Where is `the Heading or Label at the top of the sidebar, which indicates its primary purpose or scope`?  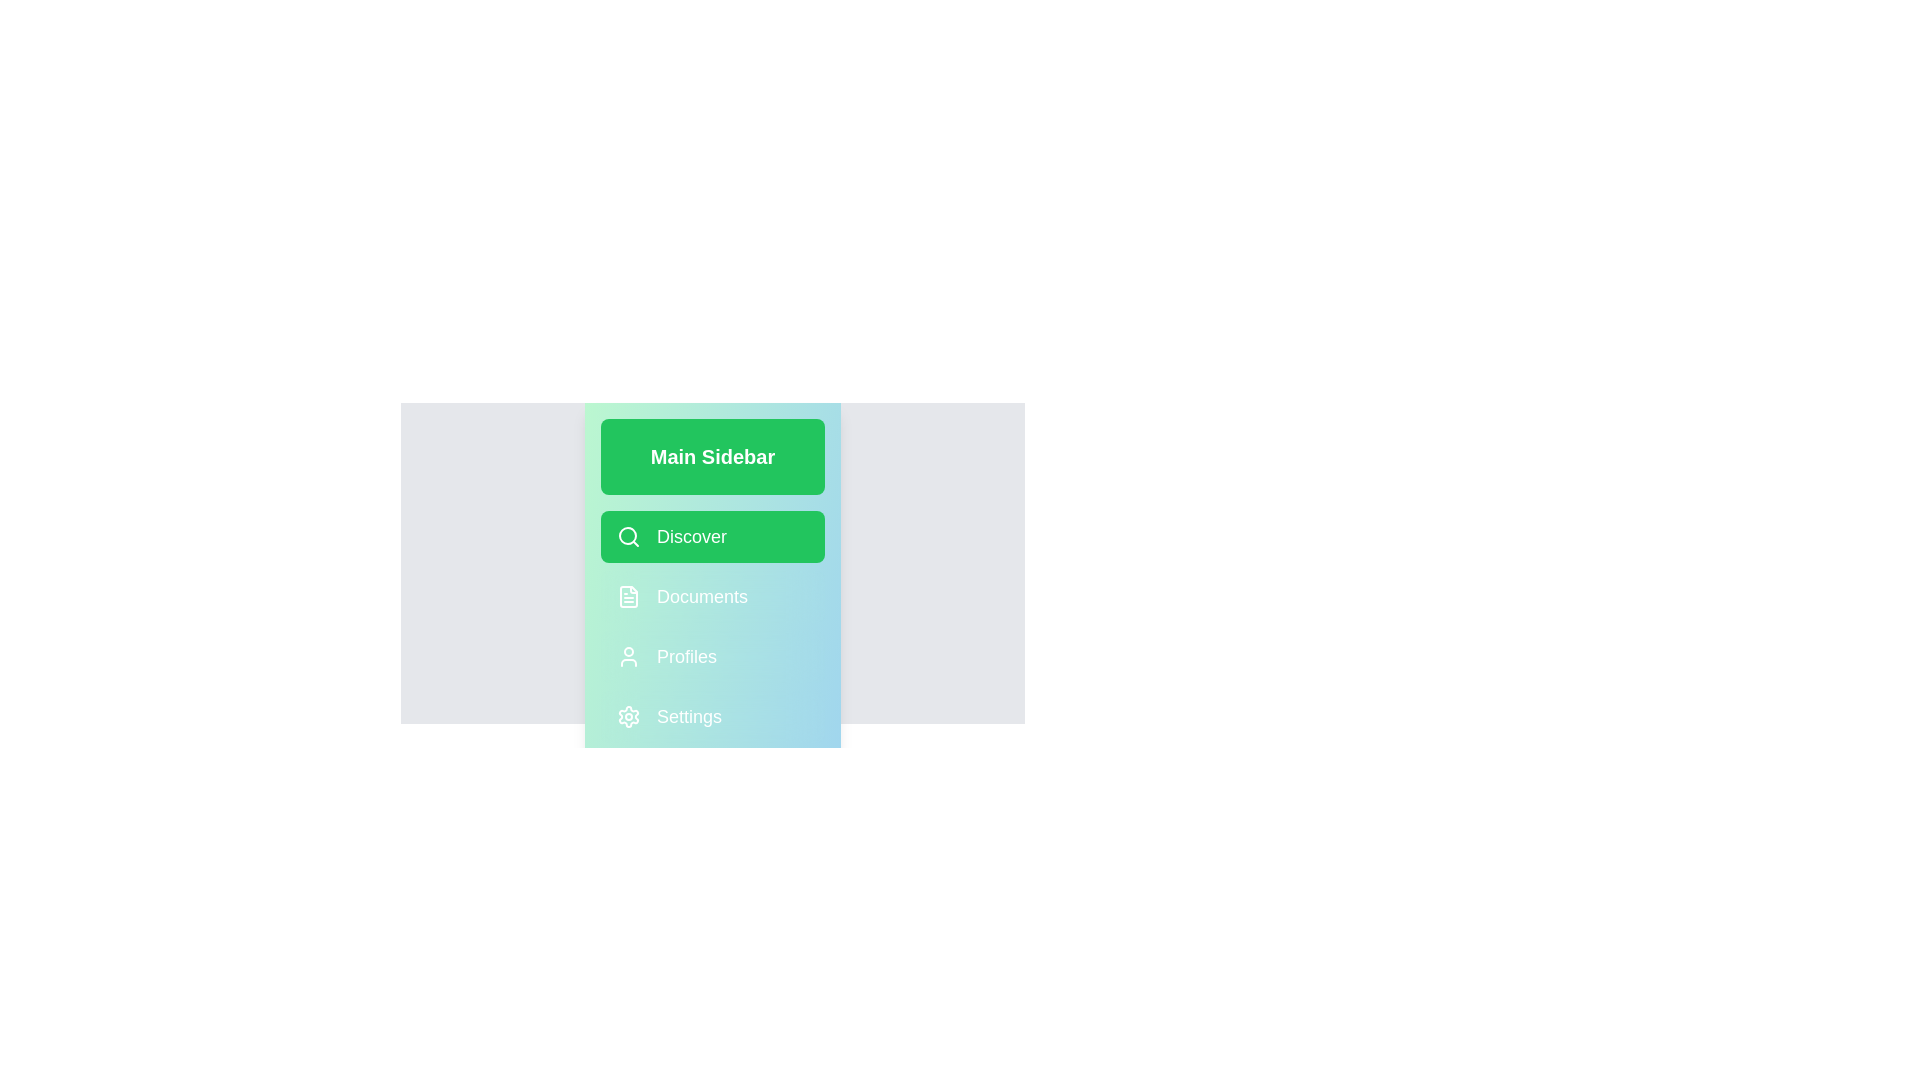 the Heading or Label at the top of the sidebar, which indicates its primary purpose or scope is located at coordinates (713, 456).